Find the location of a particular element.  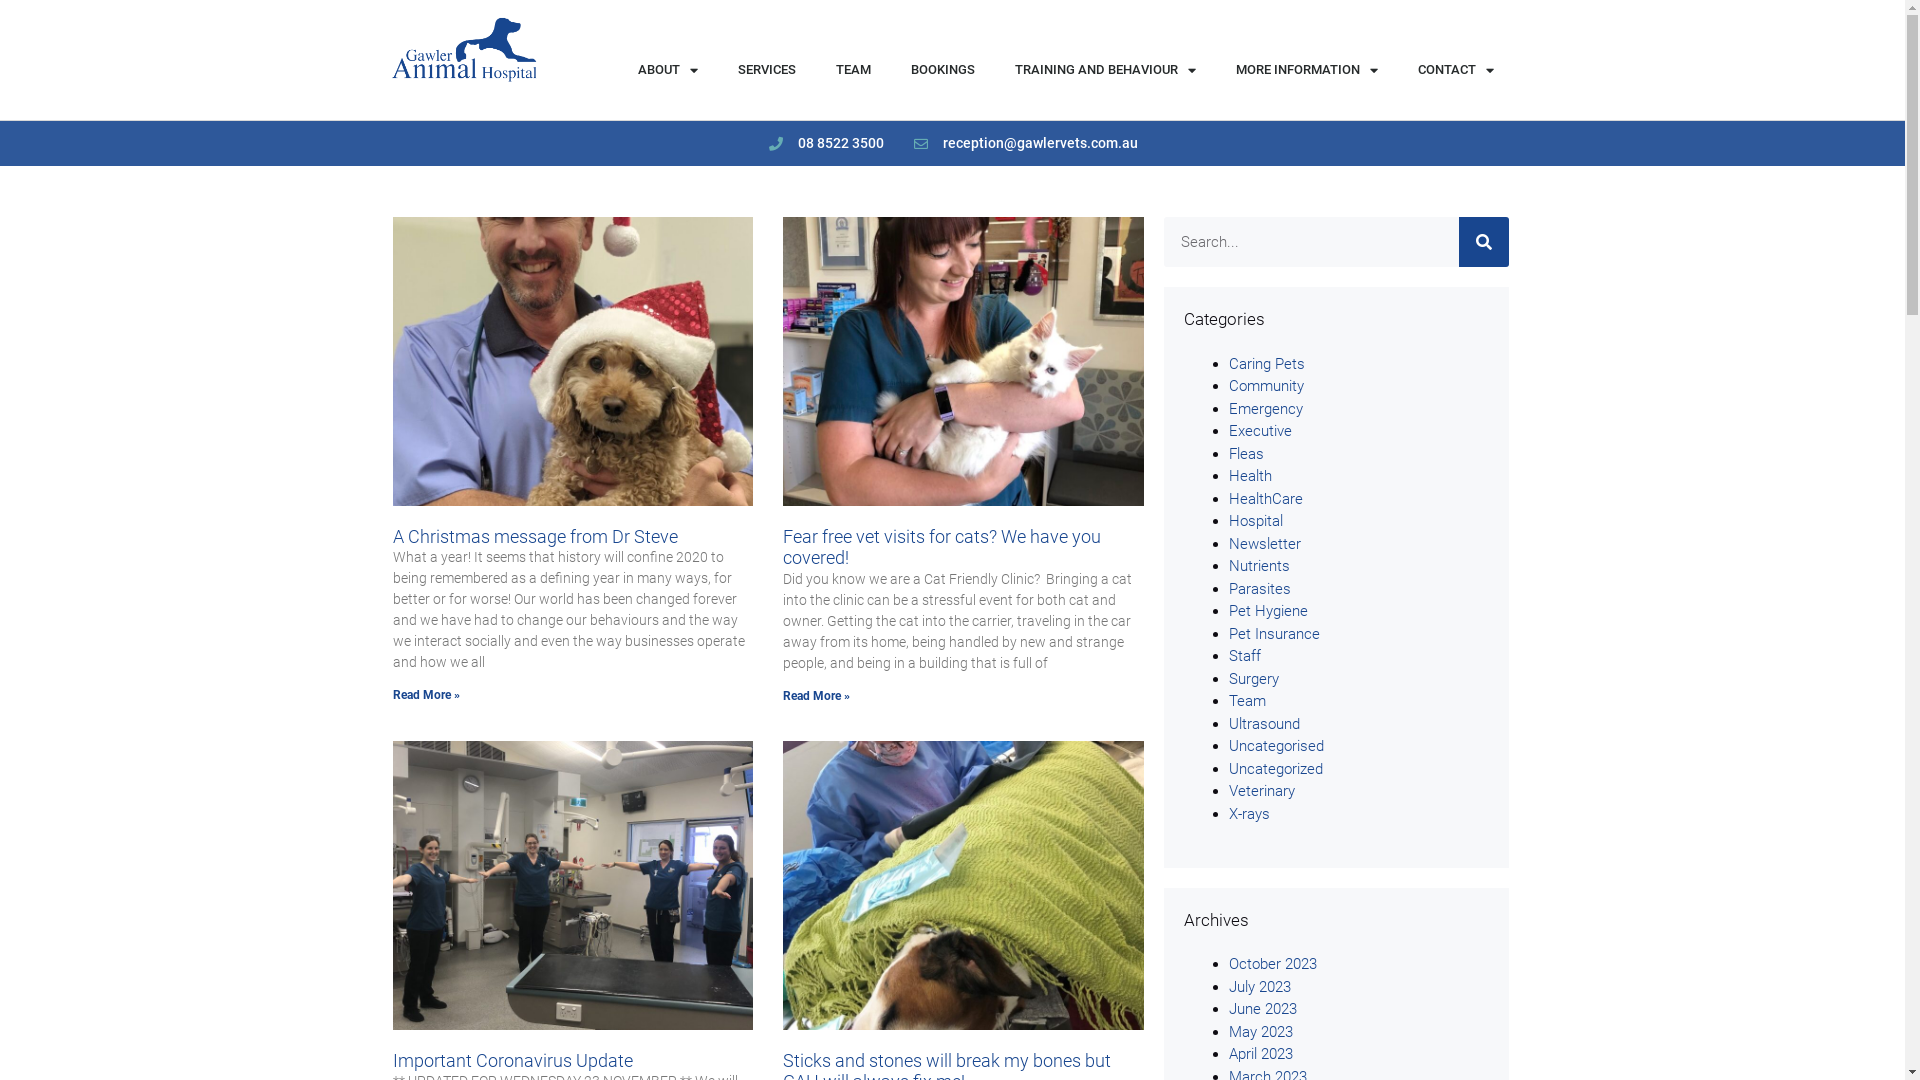

'HealthCare' is located at coordinates (1265, 497).